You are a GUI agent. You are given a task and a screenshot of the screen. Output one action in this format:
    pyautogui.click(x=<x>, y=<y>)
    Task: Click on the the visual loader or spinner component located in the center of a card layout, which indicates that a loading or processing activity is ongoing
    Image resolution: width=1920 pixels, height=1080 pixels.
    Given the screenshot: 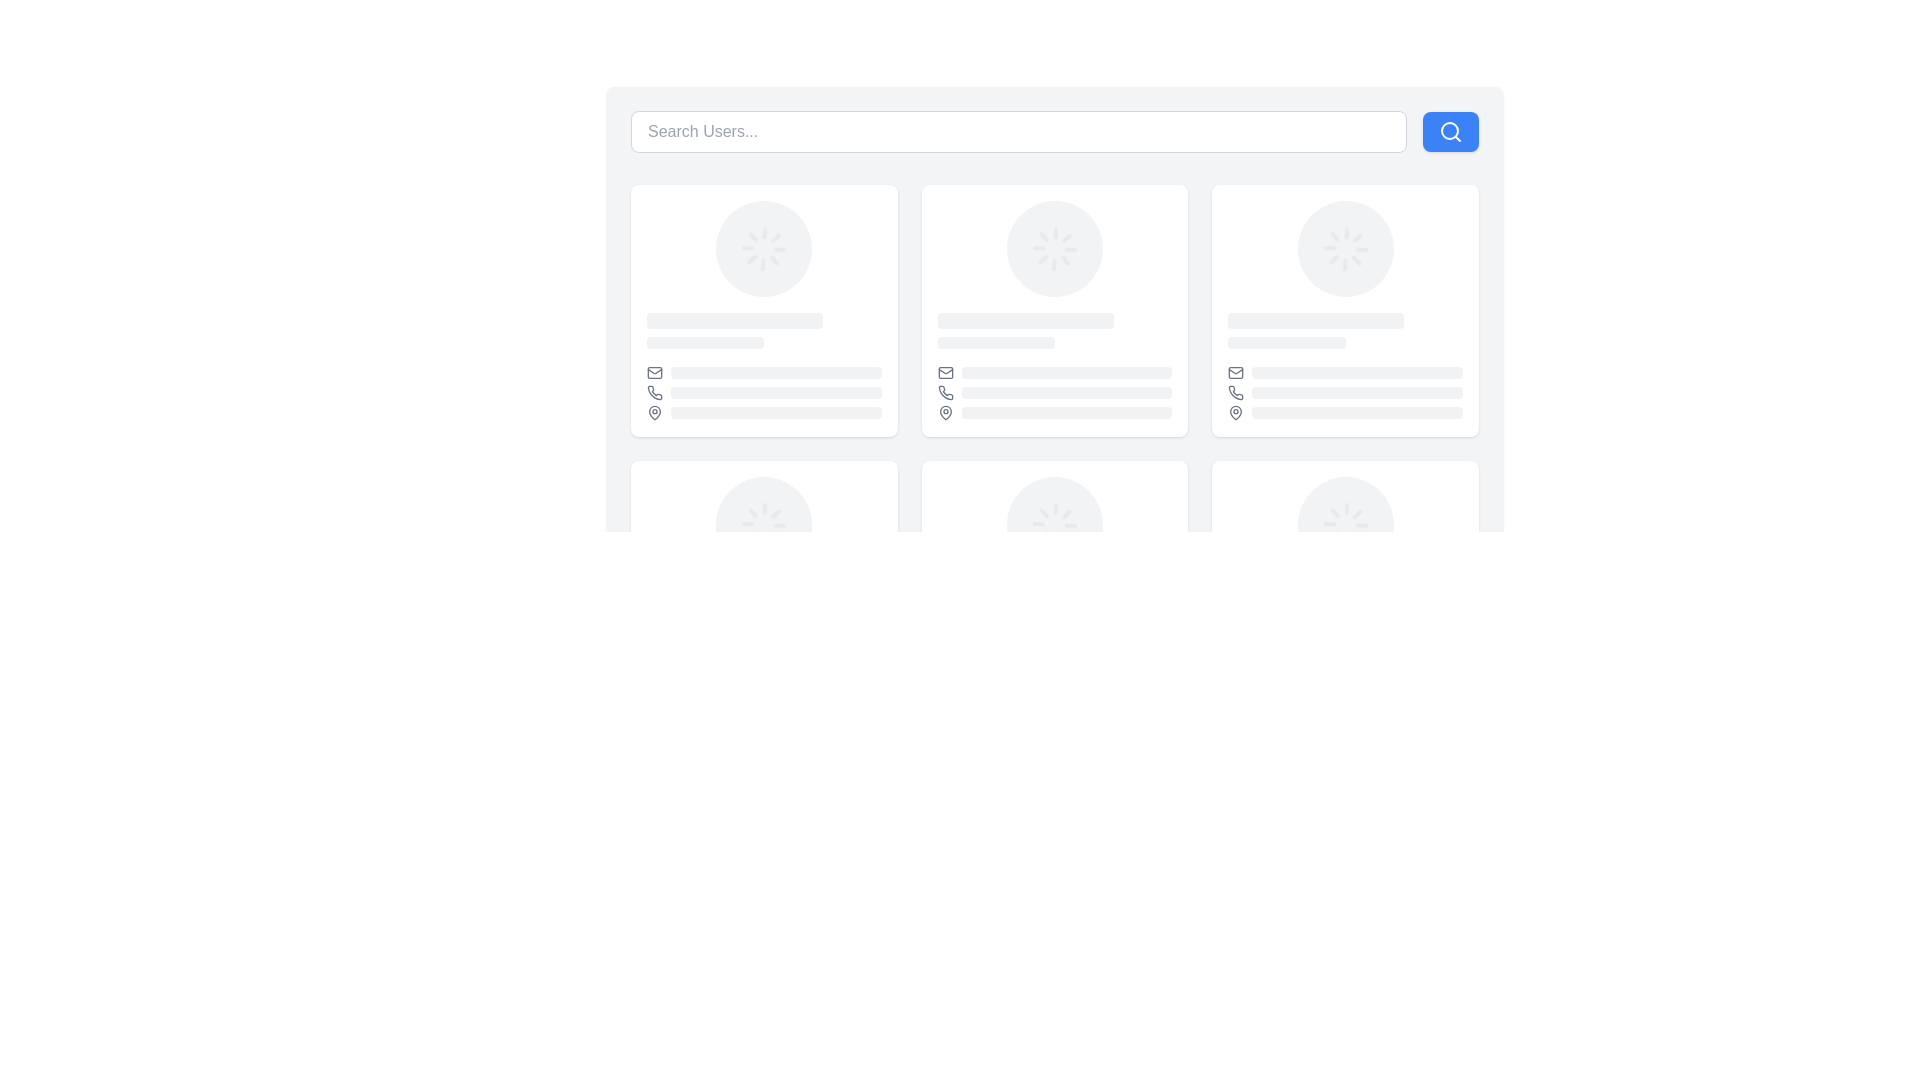 What is the action you would take?
    pyautogui.click(x=763, y=523)
    